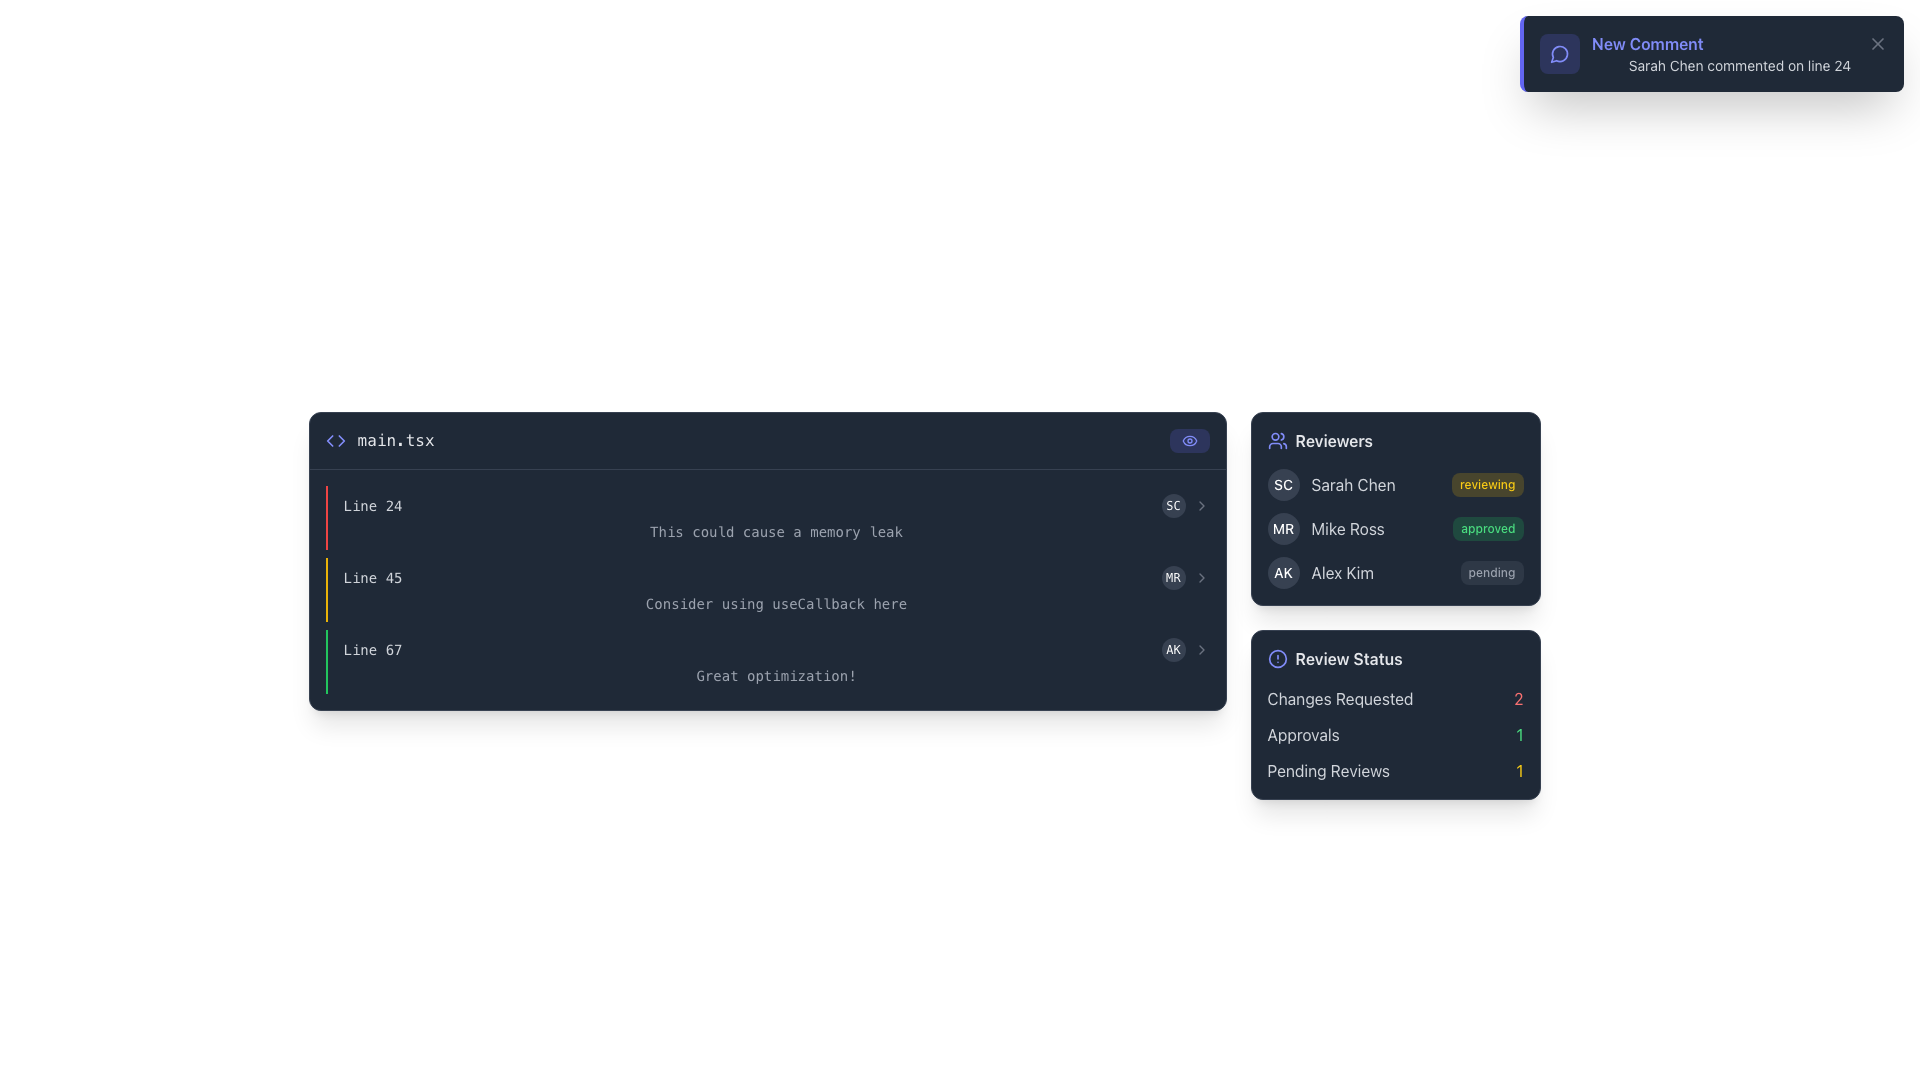 The image size is (1920, 1080). I want to click on the text label displaying 'Sarah Chen commented on line 24' in the notification panel, so click(1738, 64).